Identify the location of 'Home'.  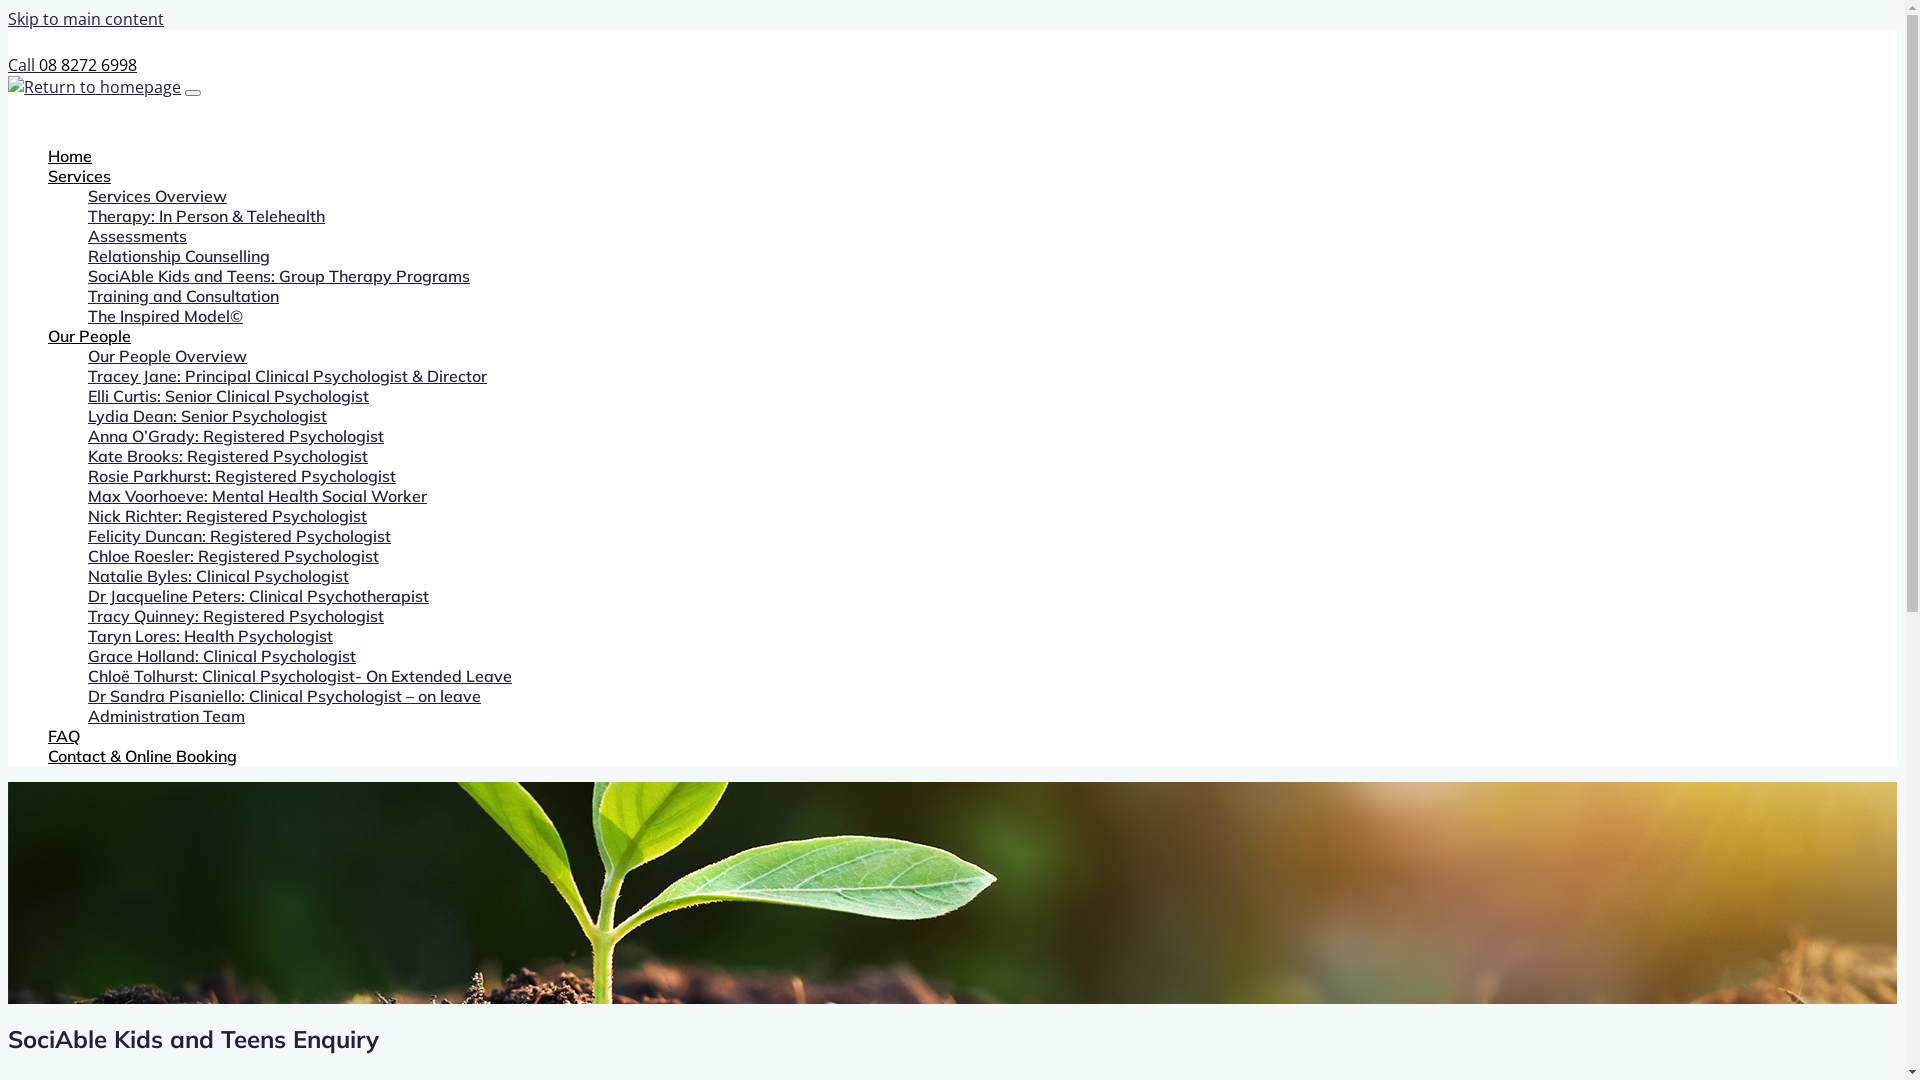
(48, 154).